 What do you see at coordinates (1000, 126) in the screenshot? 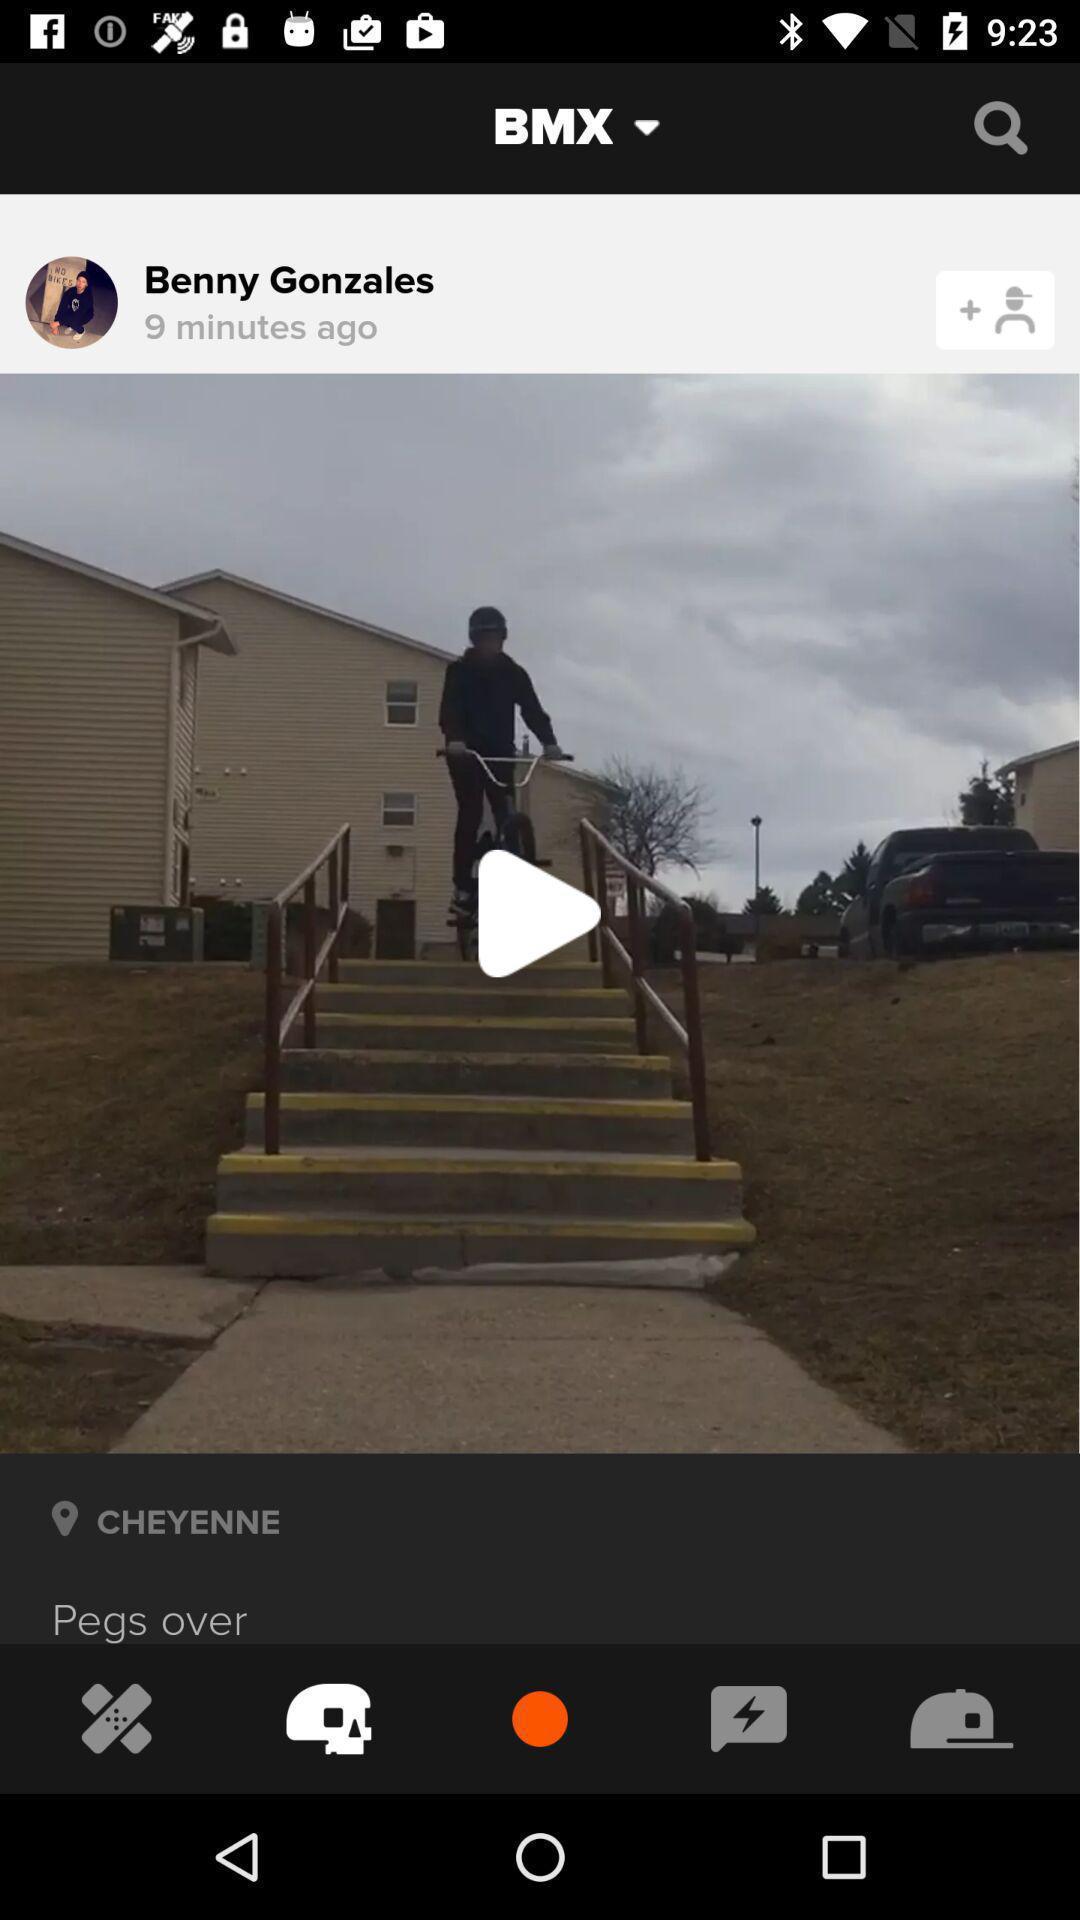
I see `the search icon` at bounding box center [1000, 126].